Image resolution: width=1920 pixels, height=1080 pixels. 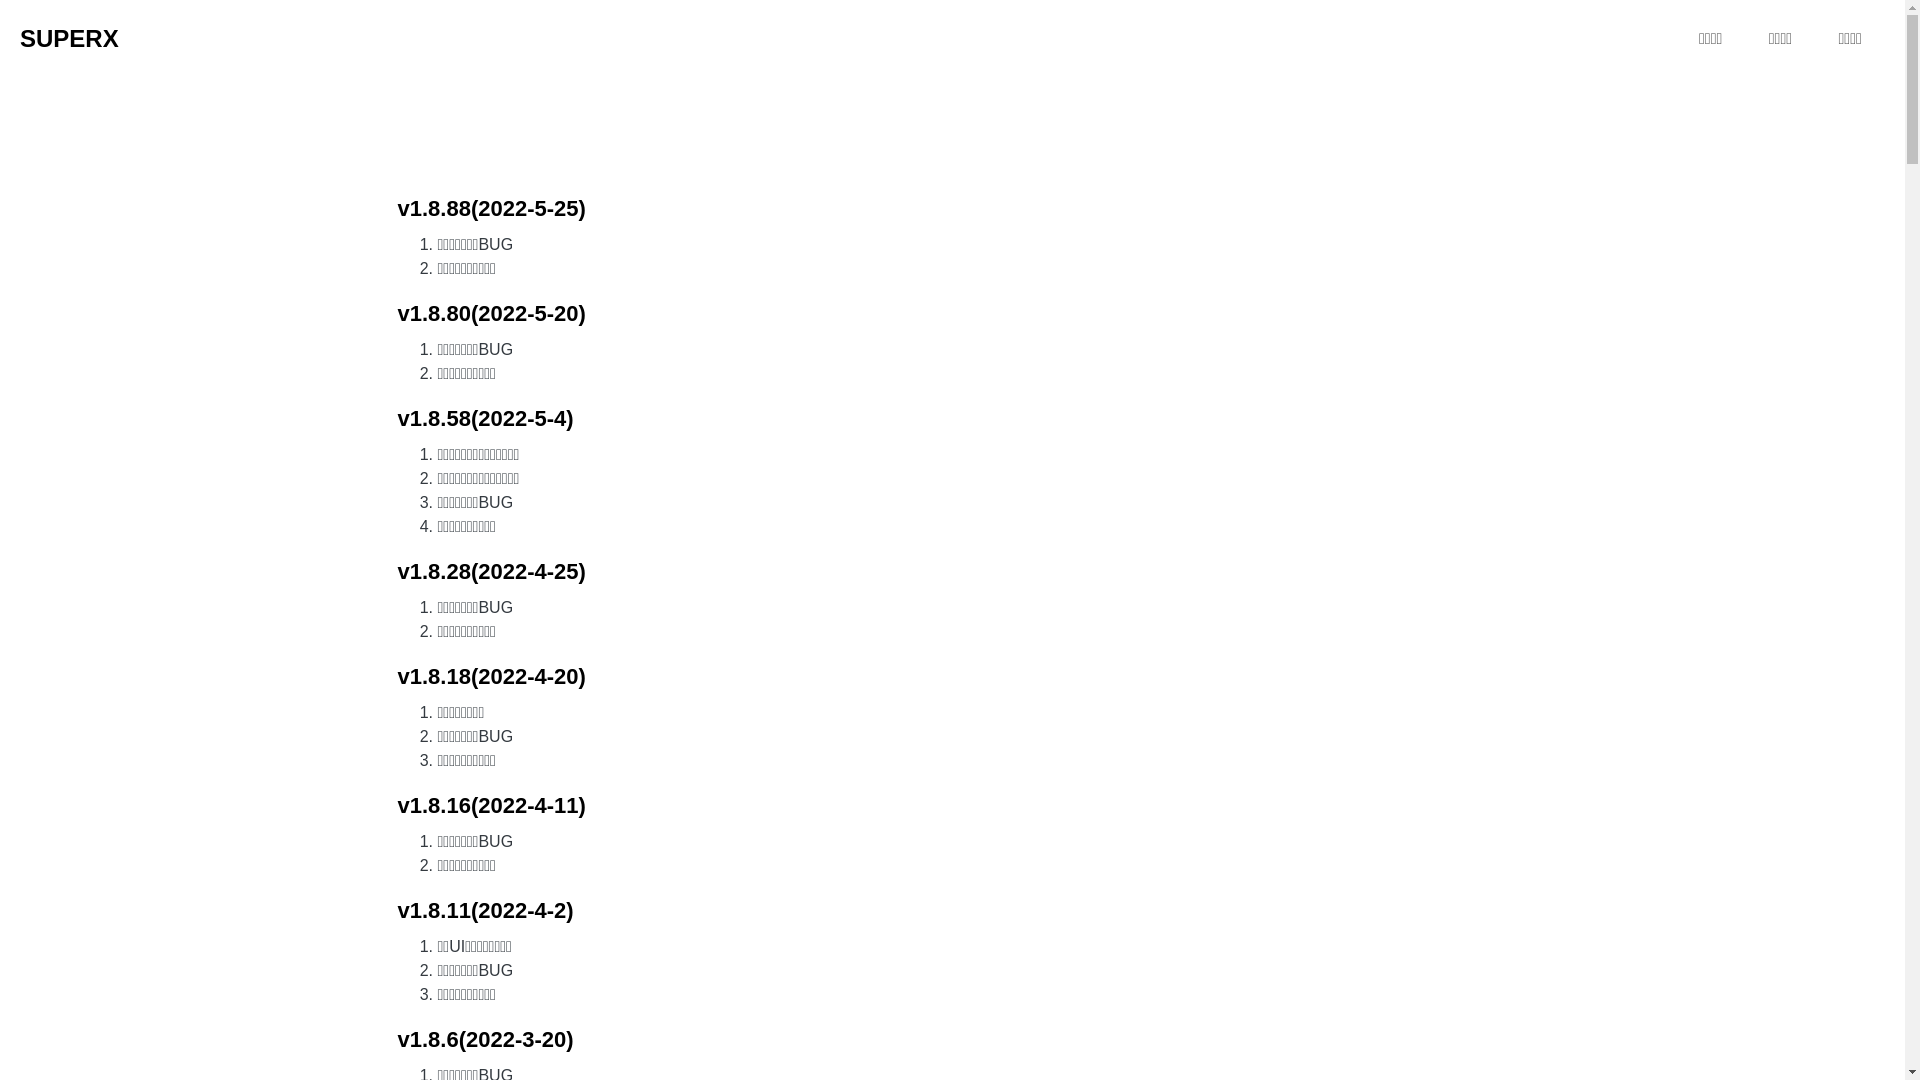 I want to click on 'SUPERX', so click(x=19, y=38).